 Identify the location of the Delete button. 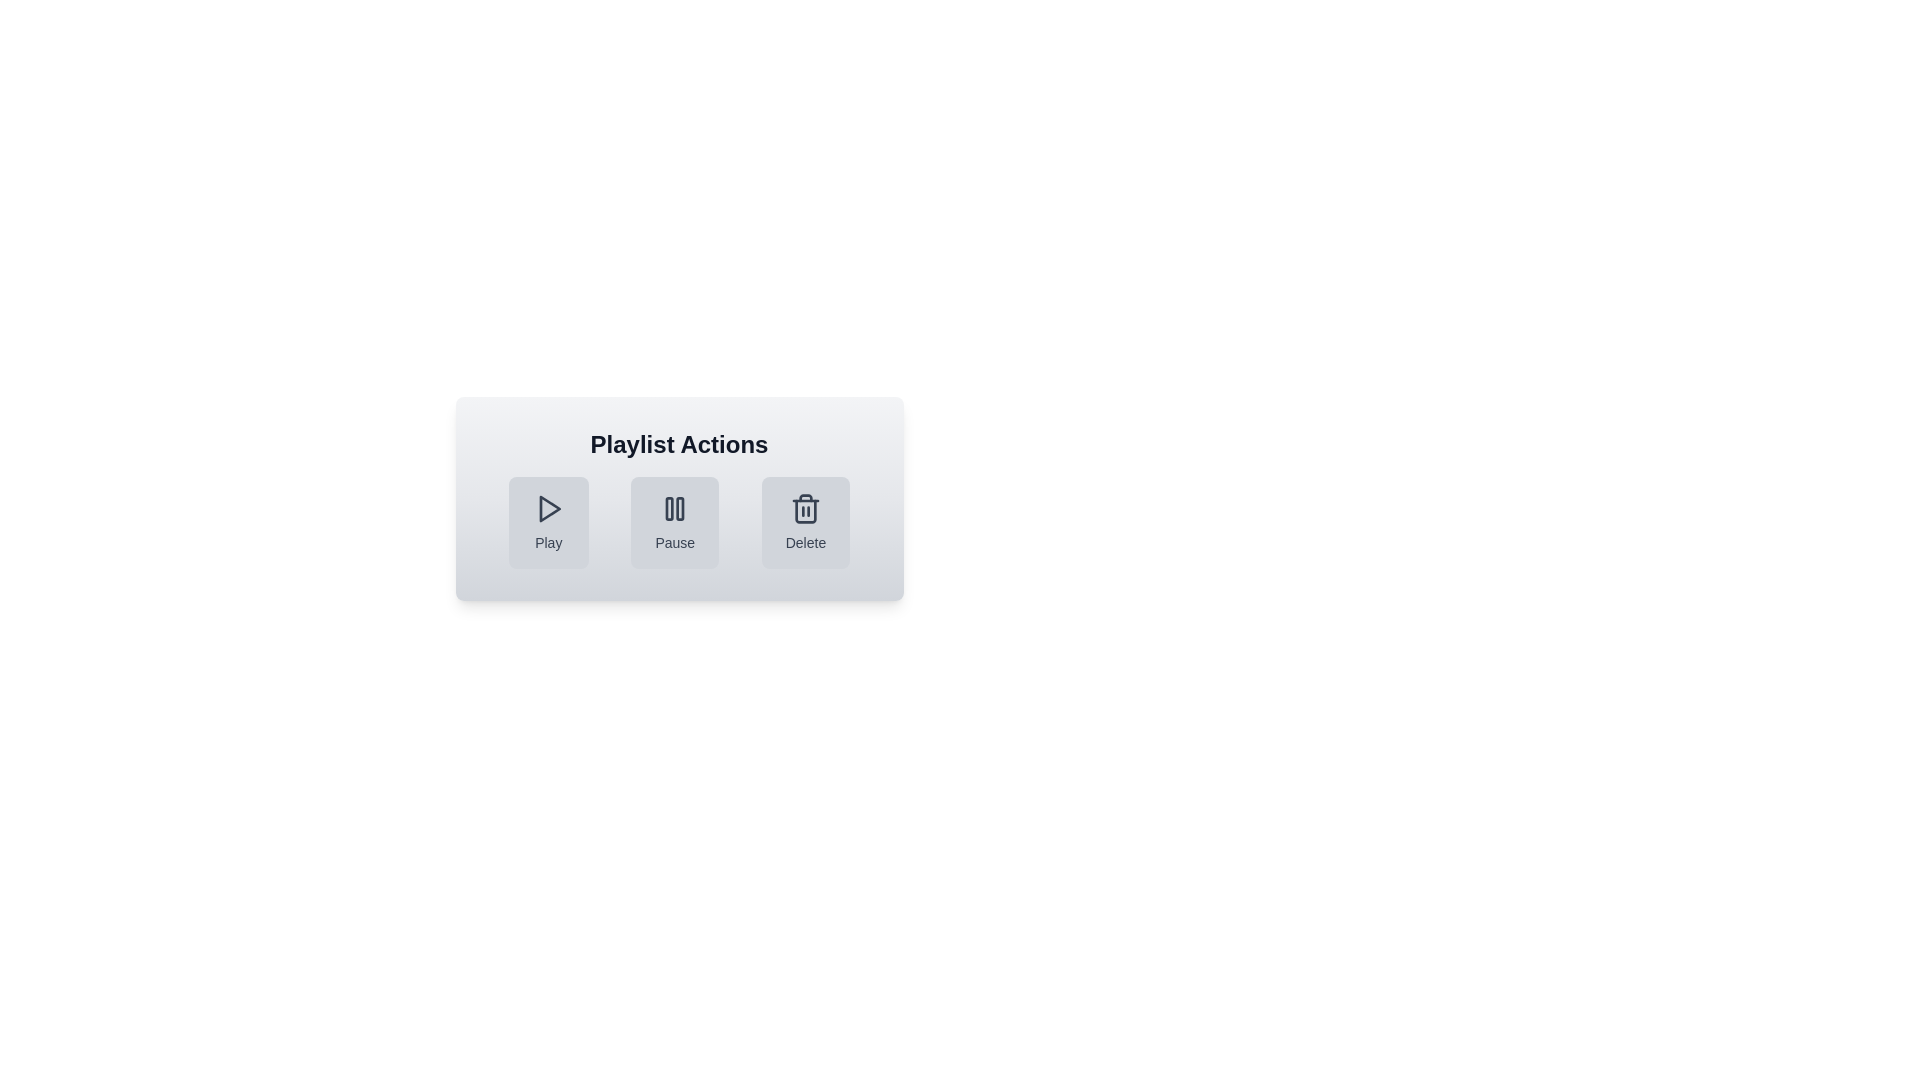
(806, 522).